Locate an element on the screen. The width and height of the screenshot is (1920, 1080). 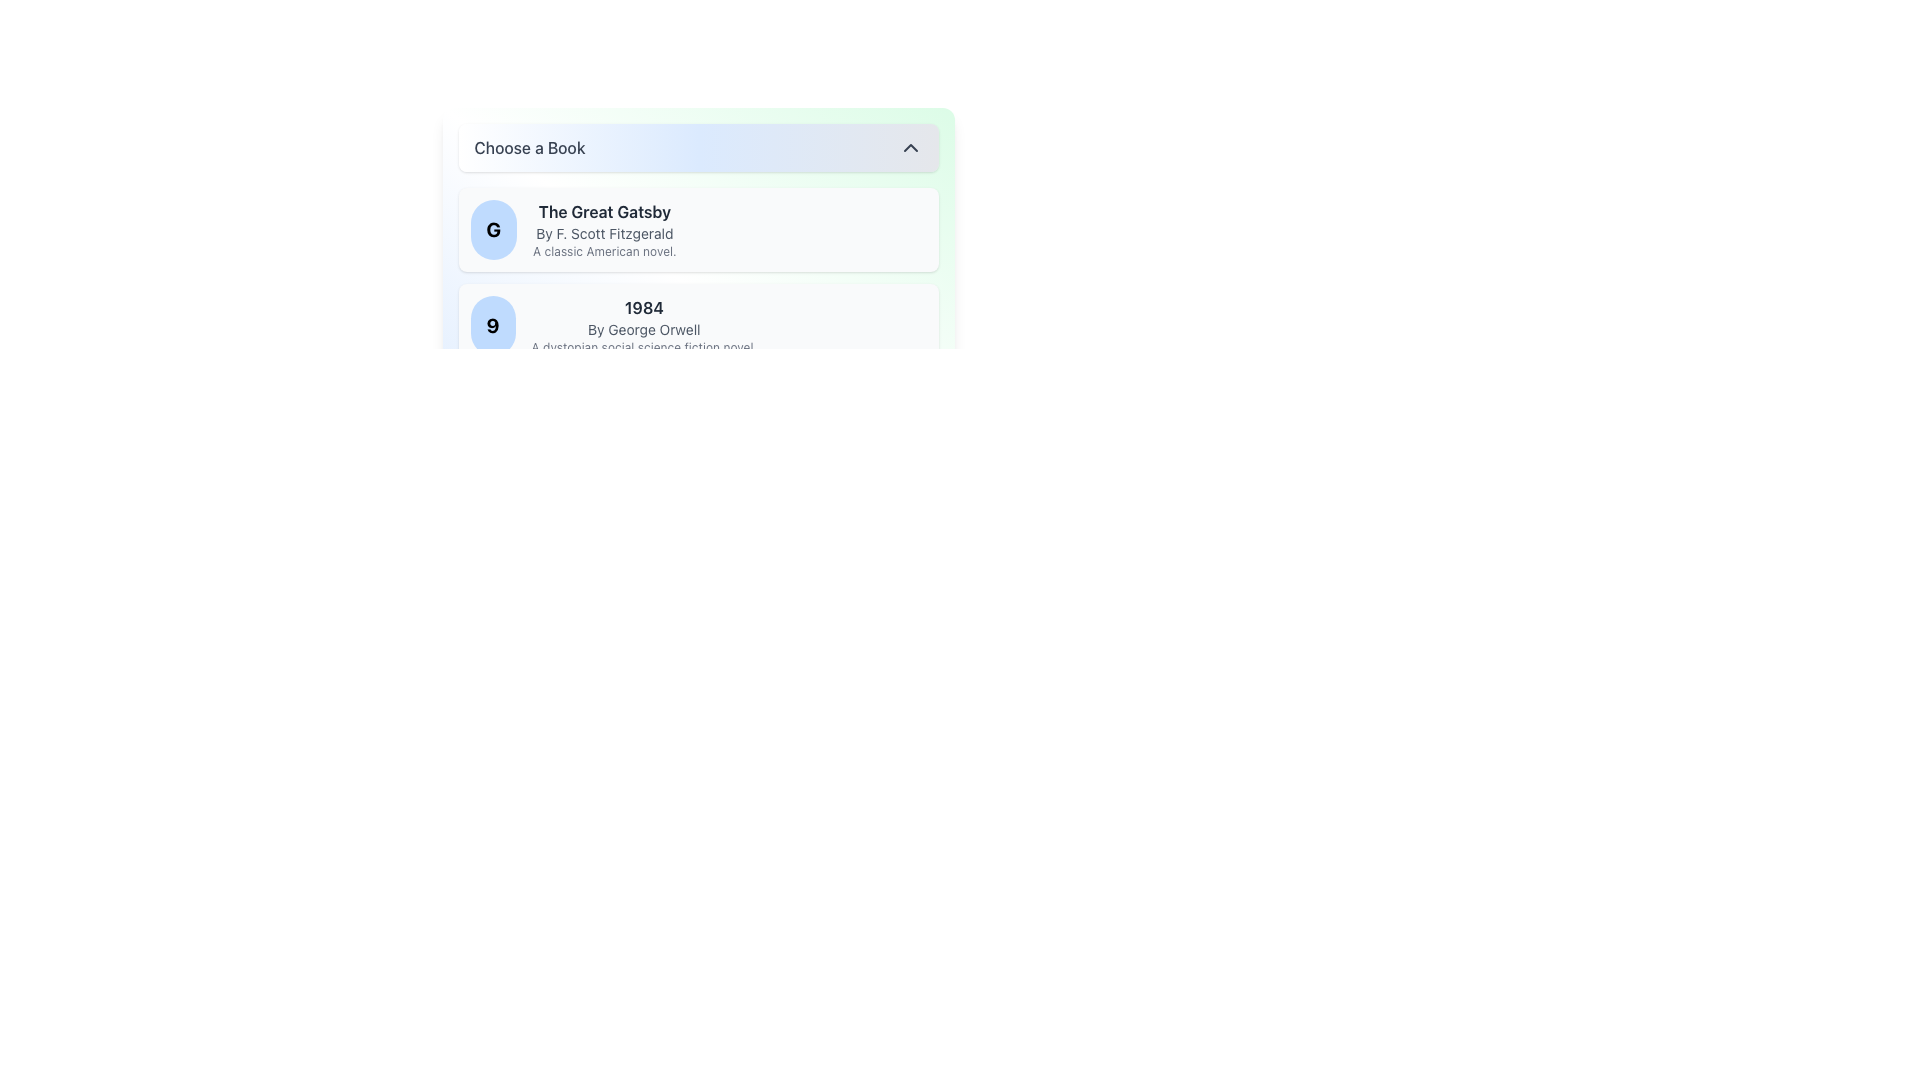
the text label 'By George Orwell' which is displayed in a smaller grayish font and positioned below the title '1984' is located at coordinates (644, 329).